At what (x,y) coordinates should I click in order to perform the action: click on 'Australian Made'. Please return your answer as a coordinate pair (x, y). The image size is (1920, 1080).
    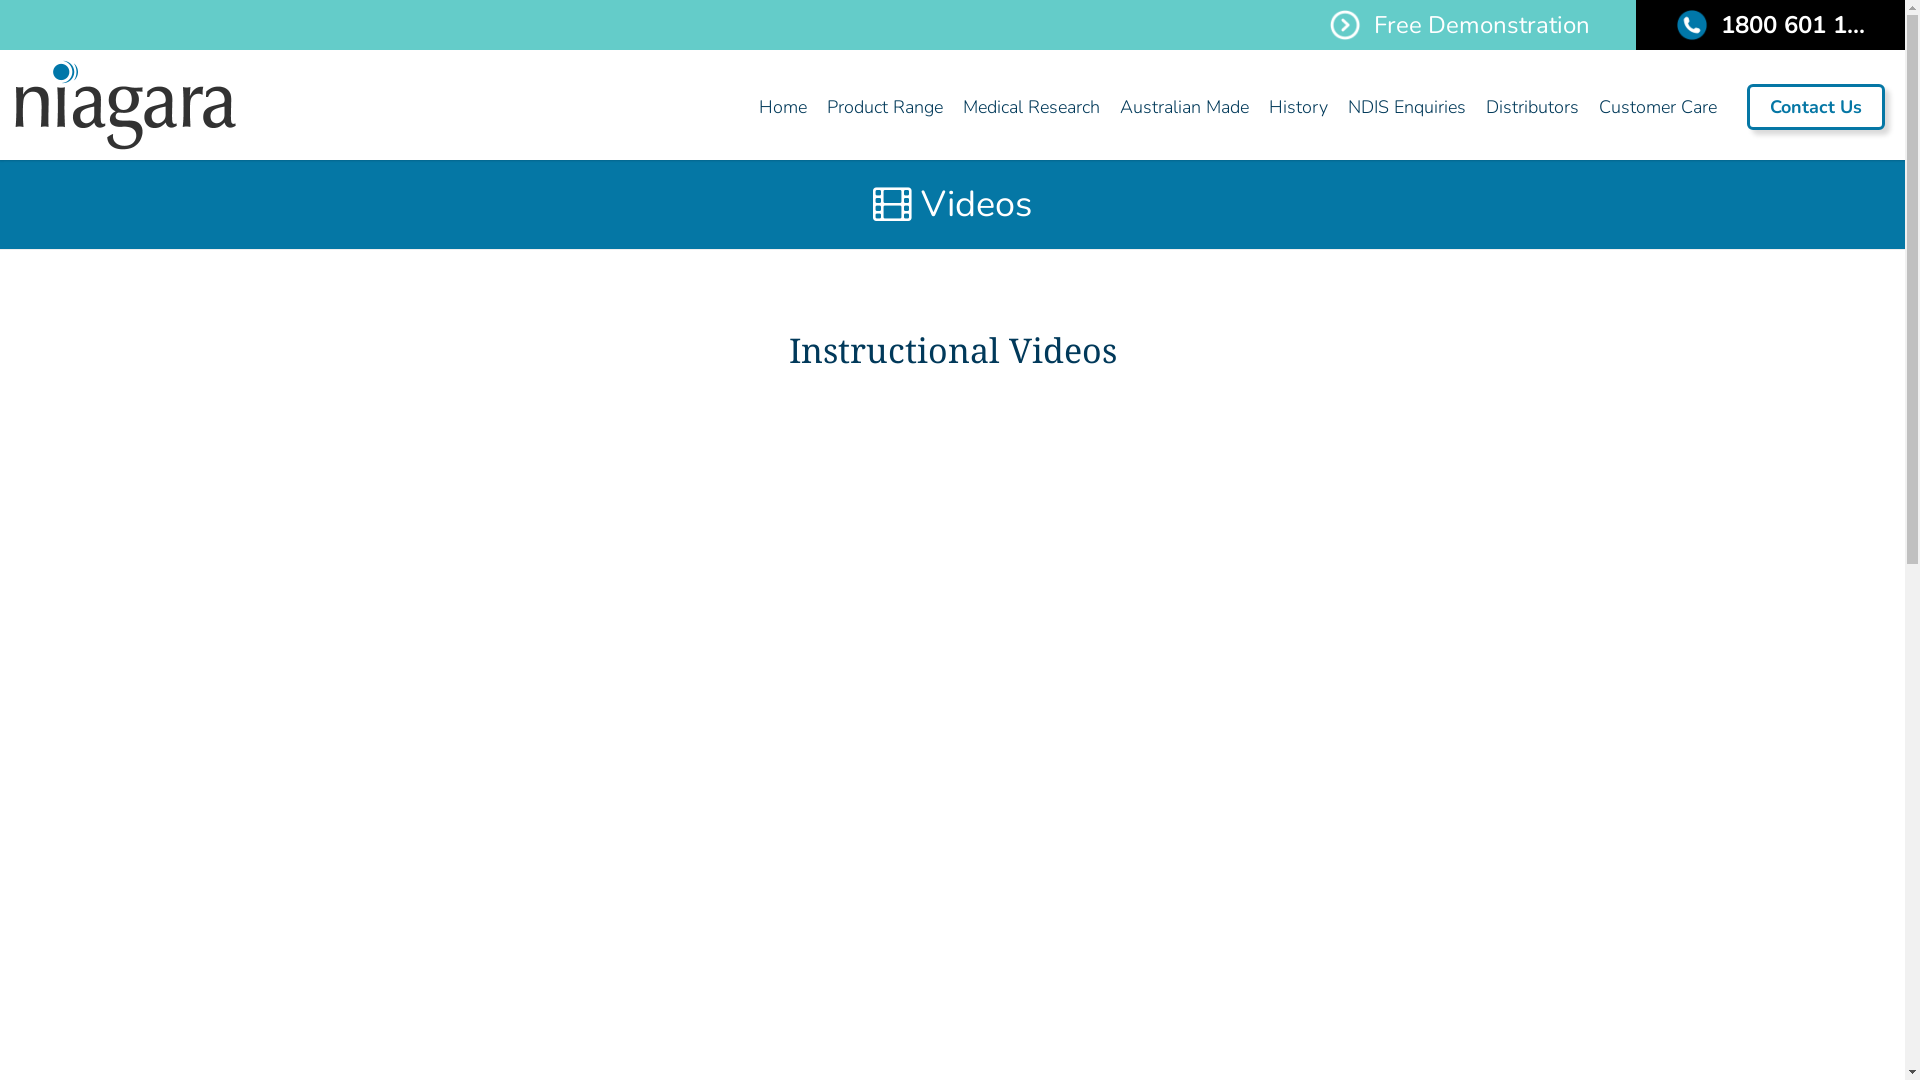
    Looking at the image, I should click on (1108, 107).